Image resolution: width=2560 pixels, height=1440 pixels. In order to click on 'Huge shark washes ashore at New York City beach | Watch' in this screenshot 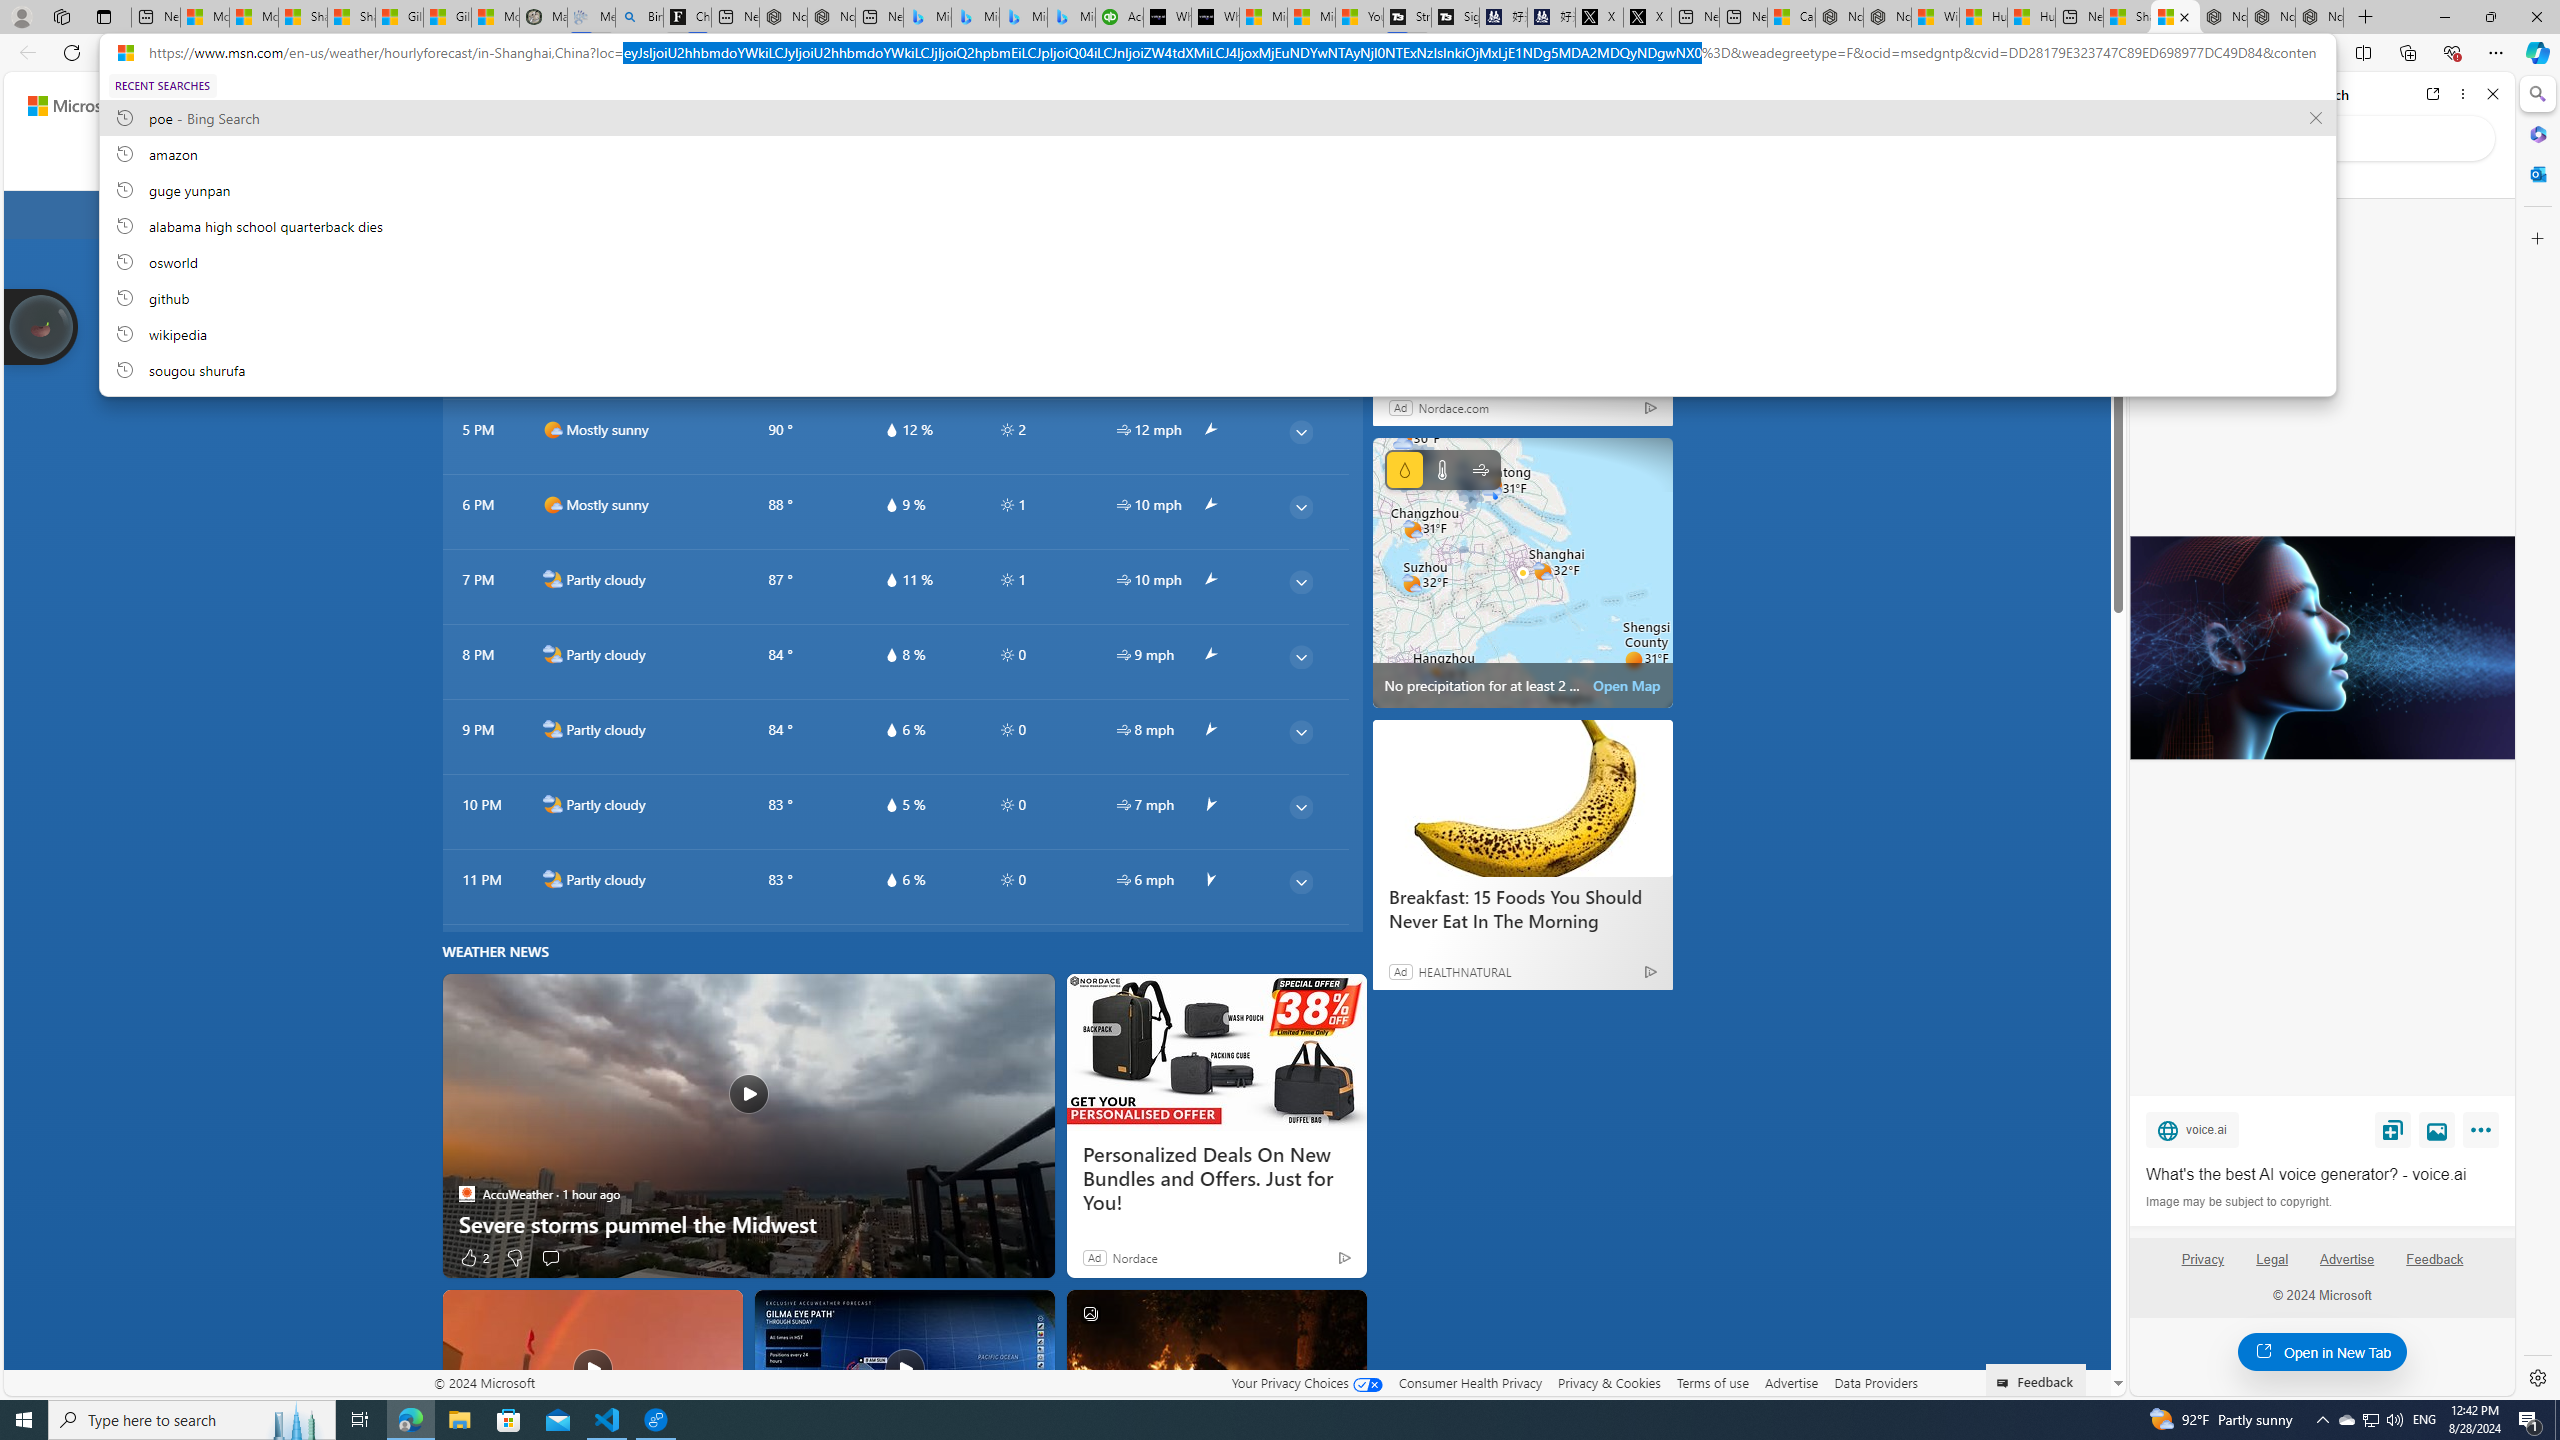, I will do `click(2030, 16)`.